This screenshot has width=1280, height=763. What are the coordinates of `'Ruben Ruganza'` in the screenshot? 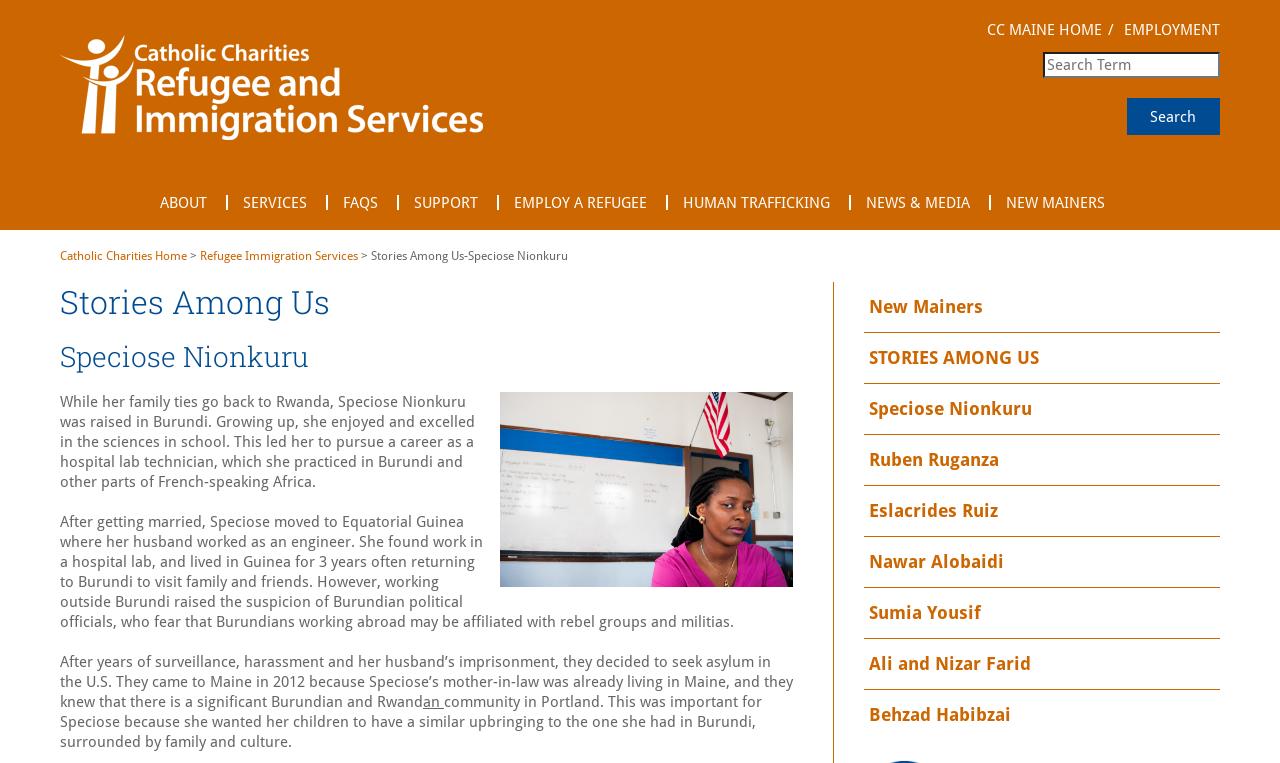 It's located at (933, 458).